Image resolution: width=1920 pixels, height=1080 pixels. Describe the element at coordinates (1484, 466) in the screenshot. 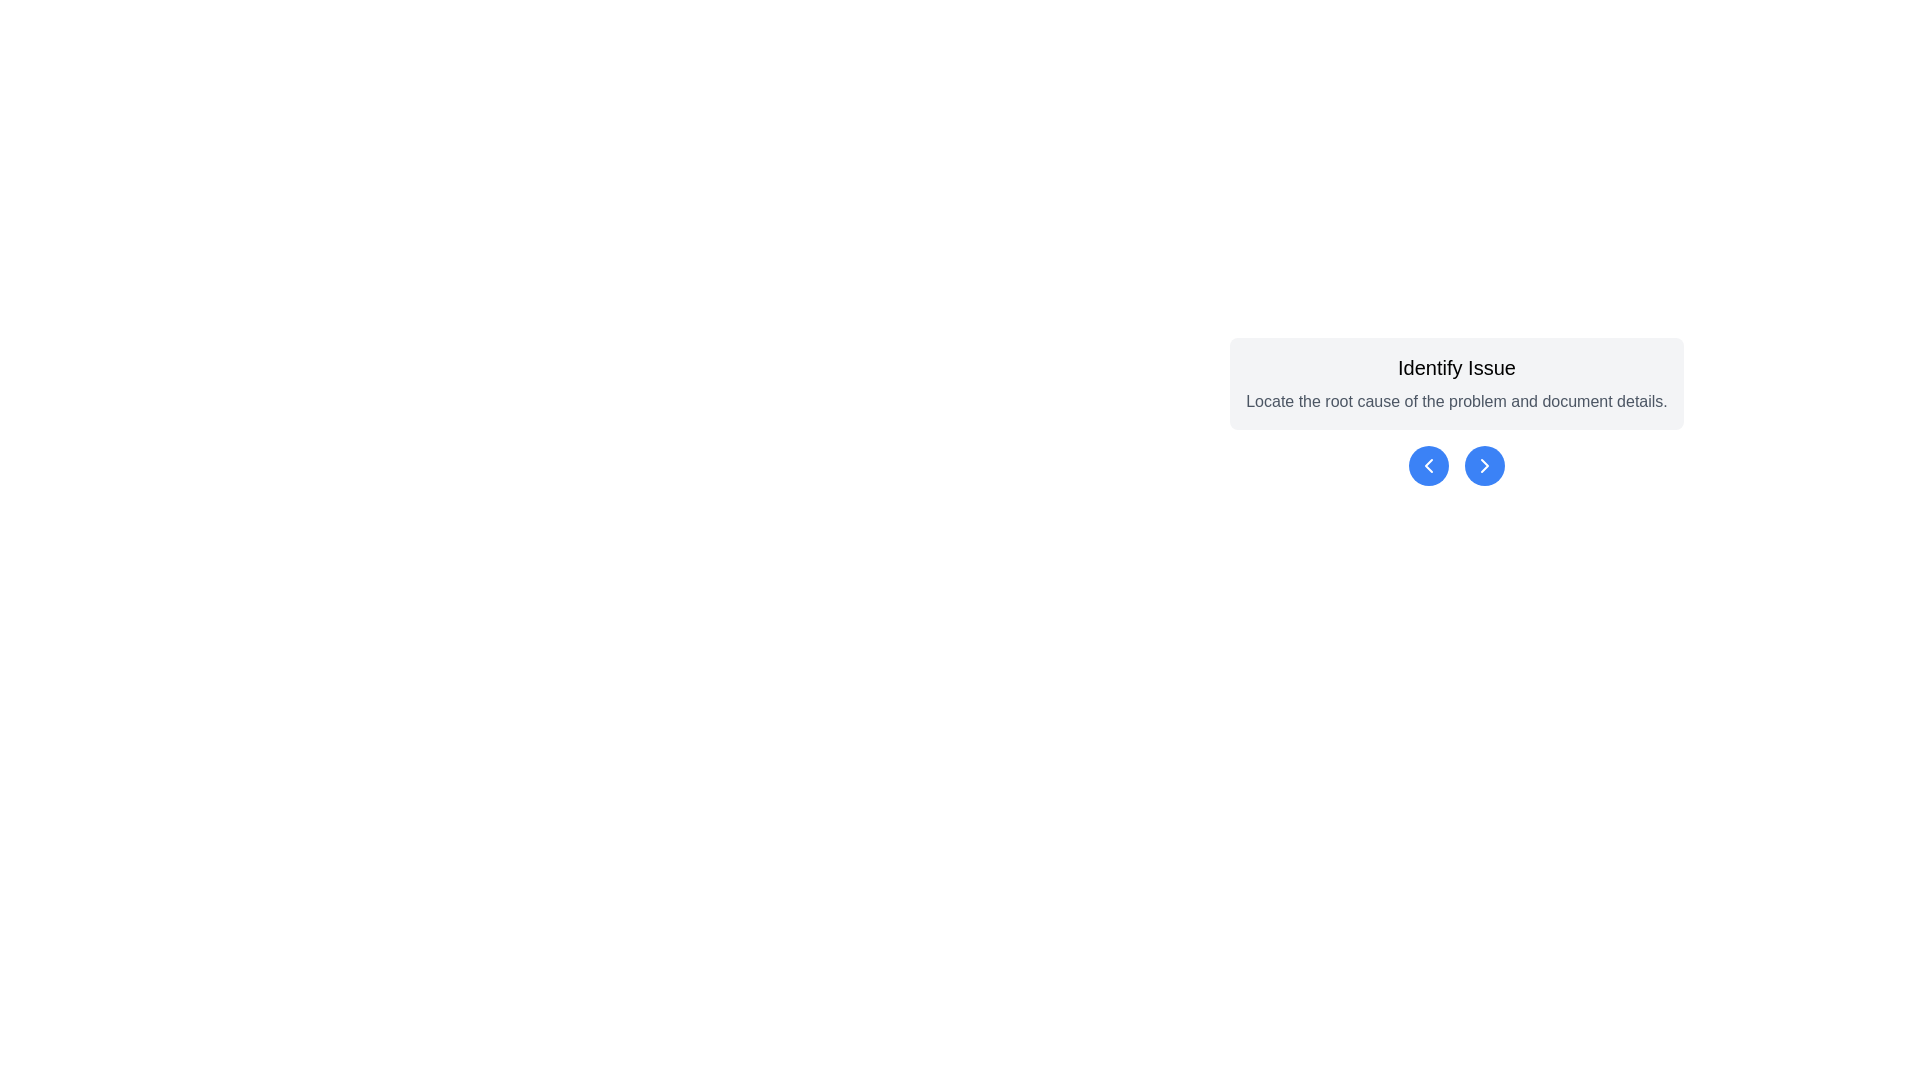

I see `the rightward-pointing chevron icon located to the right of the leftward-pointing chevron, beneath the 'Identify Issue' text` at that location.